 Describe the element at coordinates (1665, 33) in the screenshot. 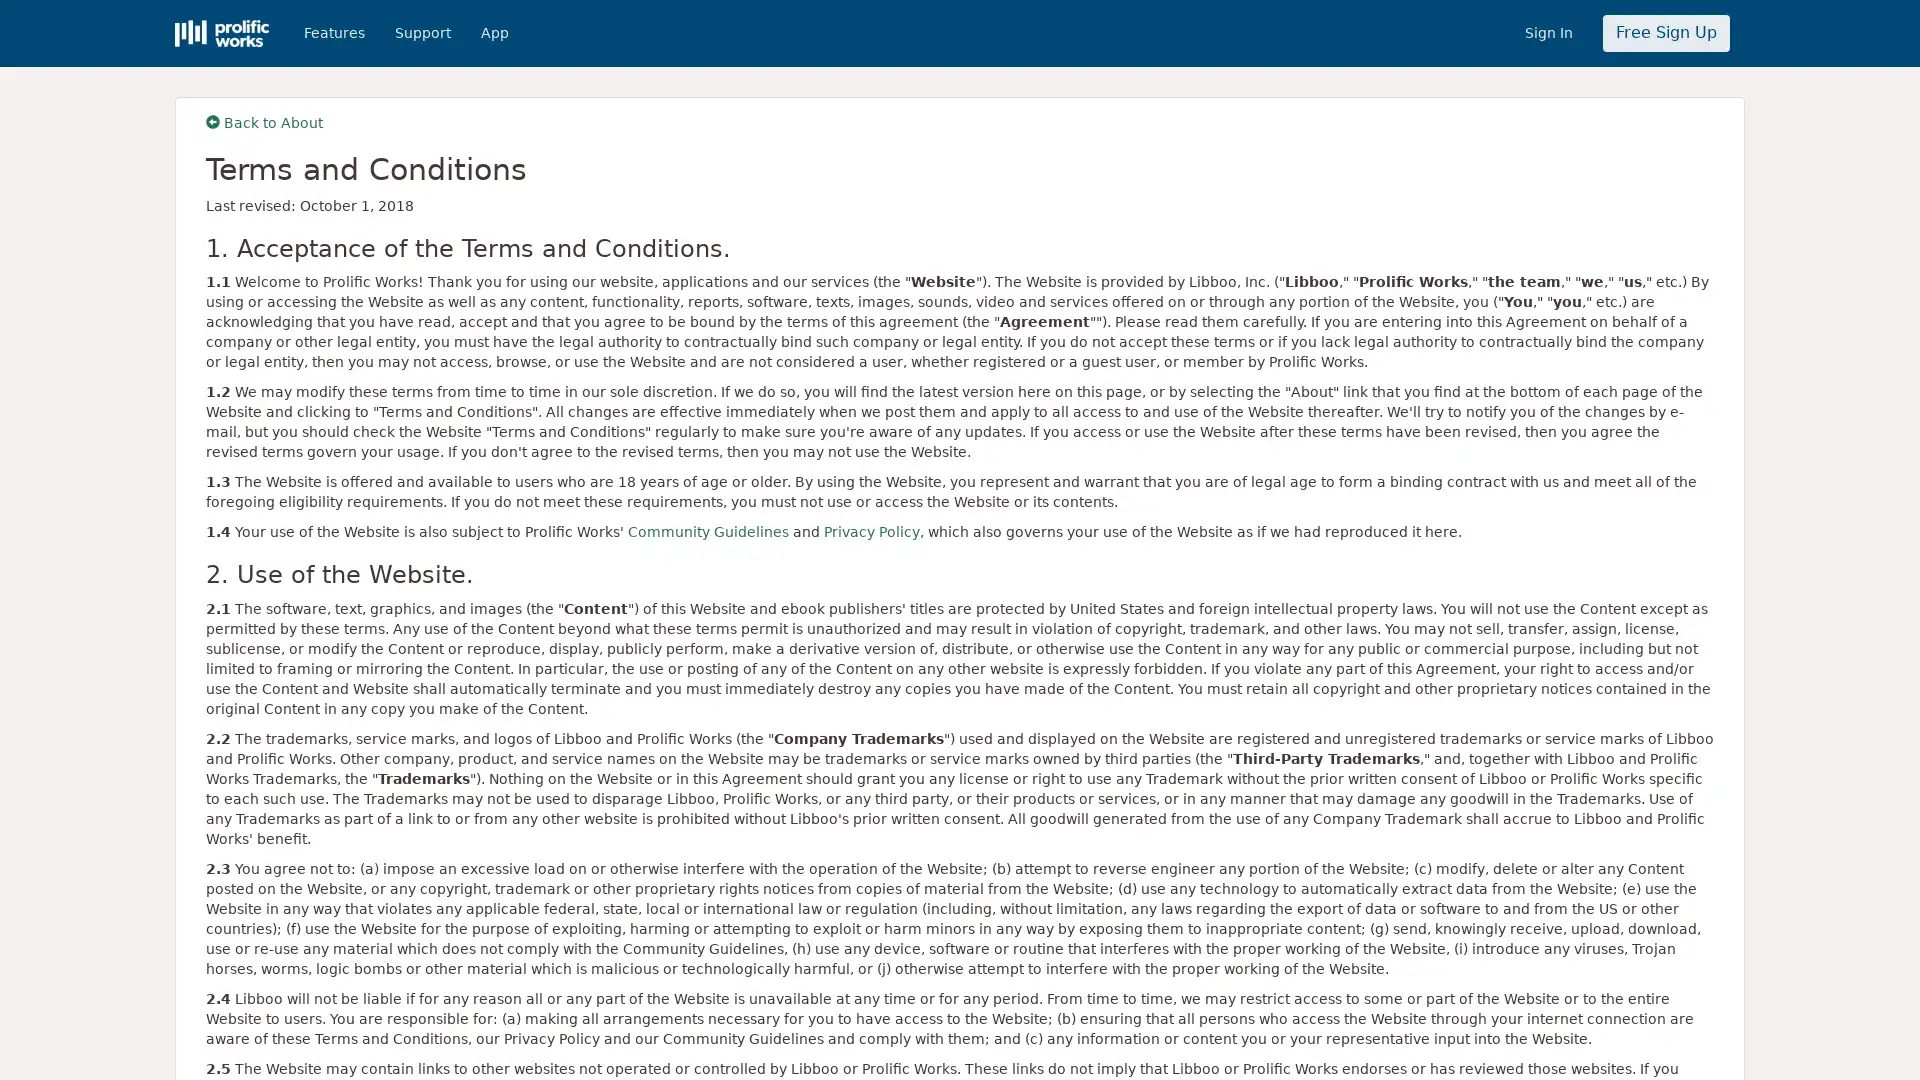

I see `Free Sign Up` at that location.